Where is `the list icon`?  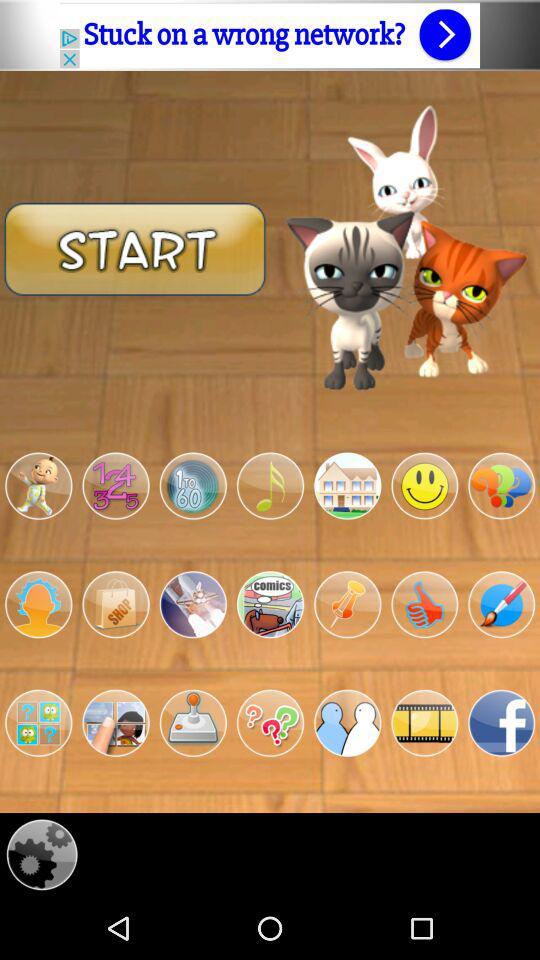
the list icon is located at coordinates (270, 646).